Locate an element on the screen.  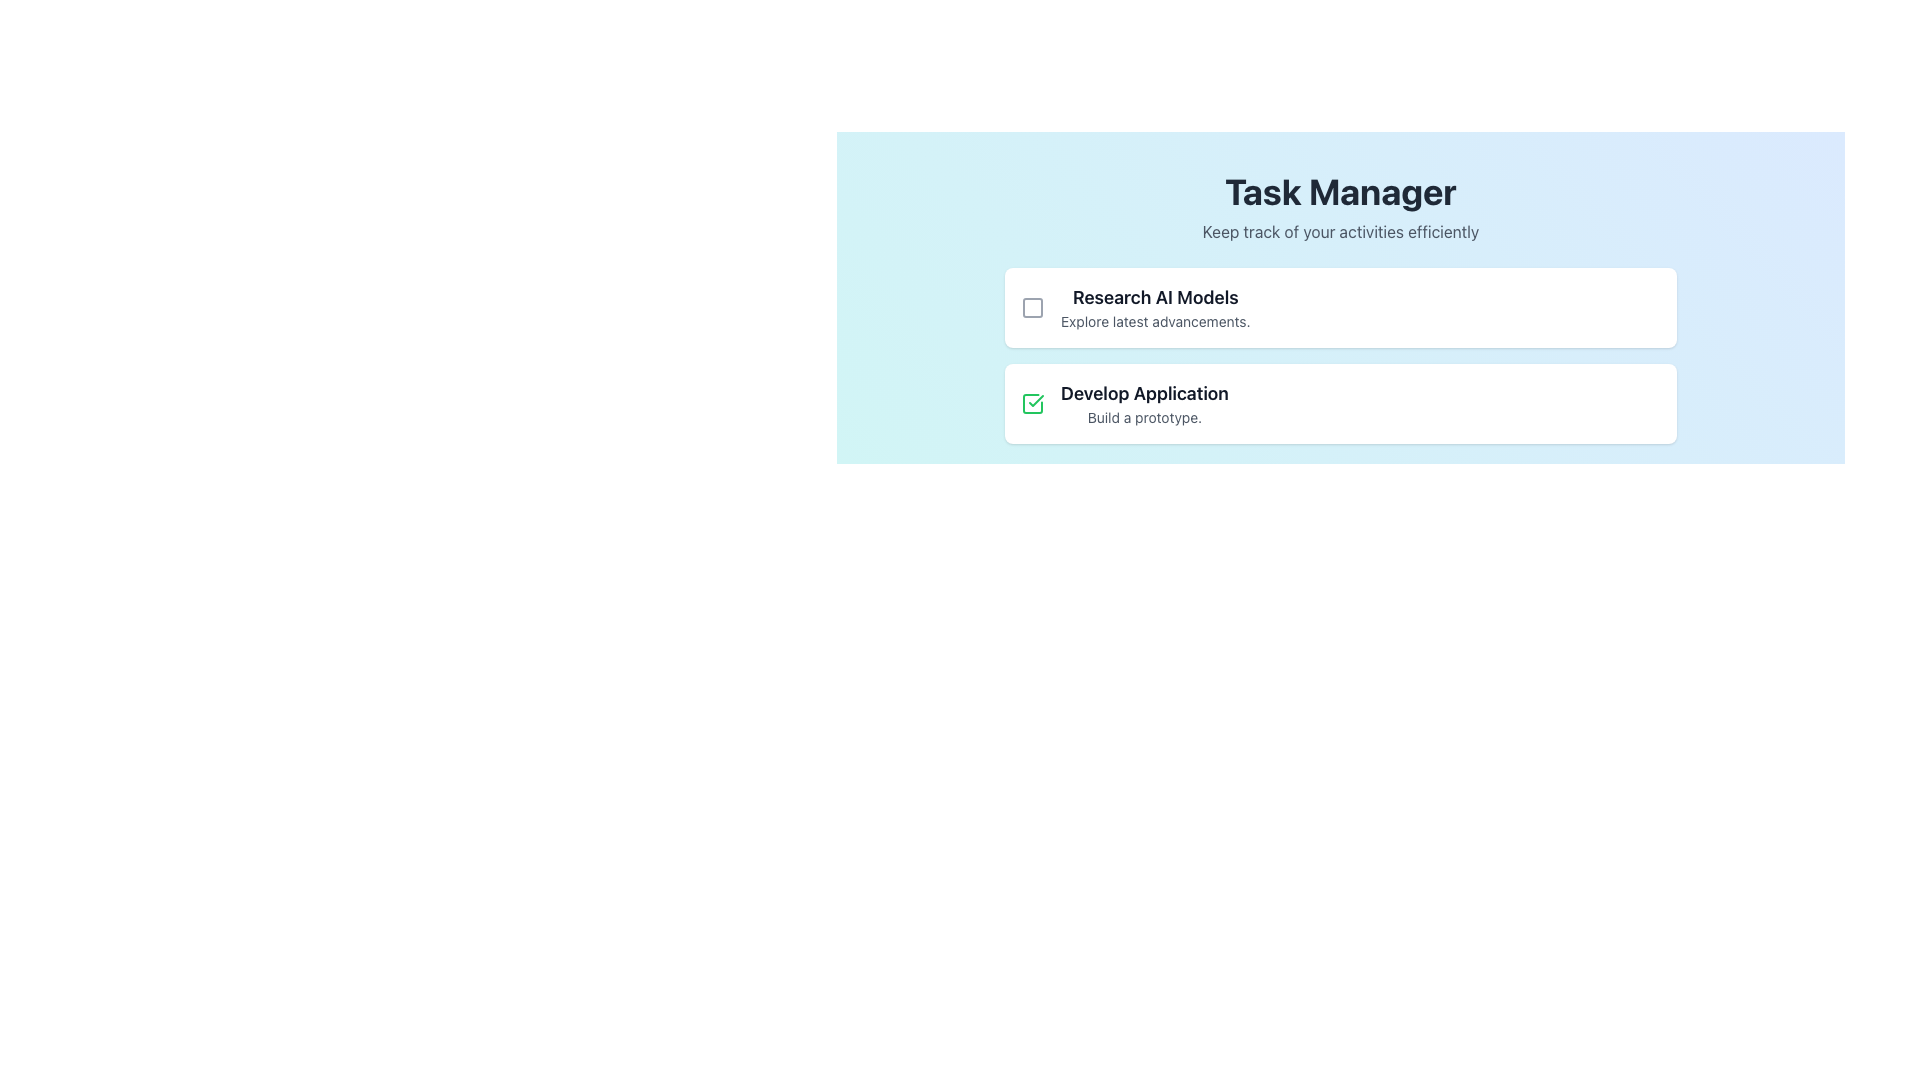
the small square icon styled with a border and light gray fill, located to the left of the 'Research AI Models' text in the top card of the 'Task Manager' interface is located at coordinates (1032, 308).